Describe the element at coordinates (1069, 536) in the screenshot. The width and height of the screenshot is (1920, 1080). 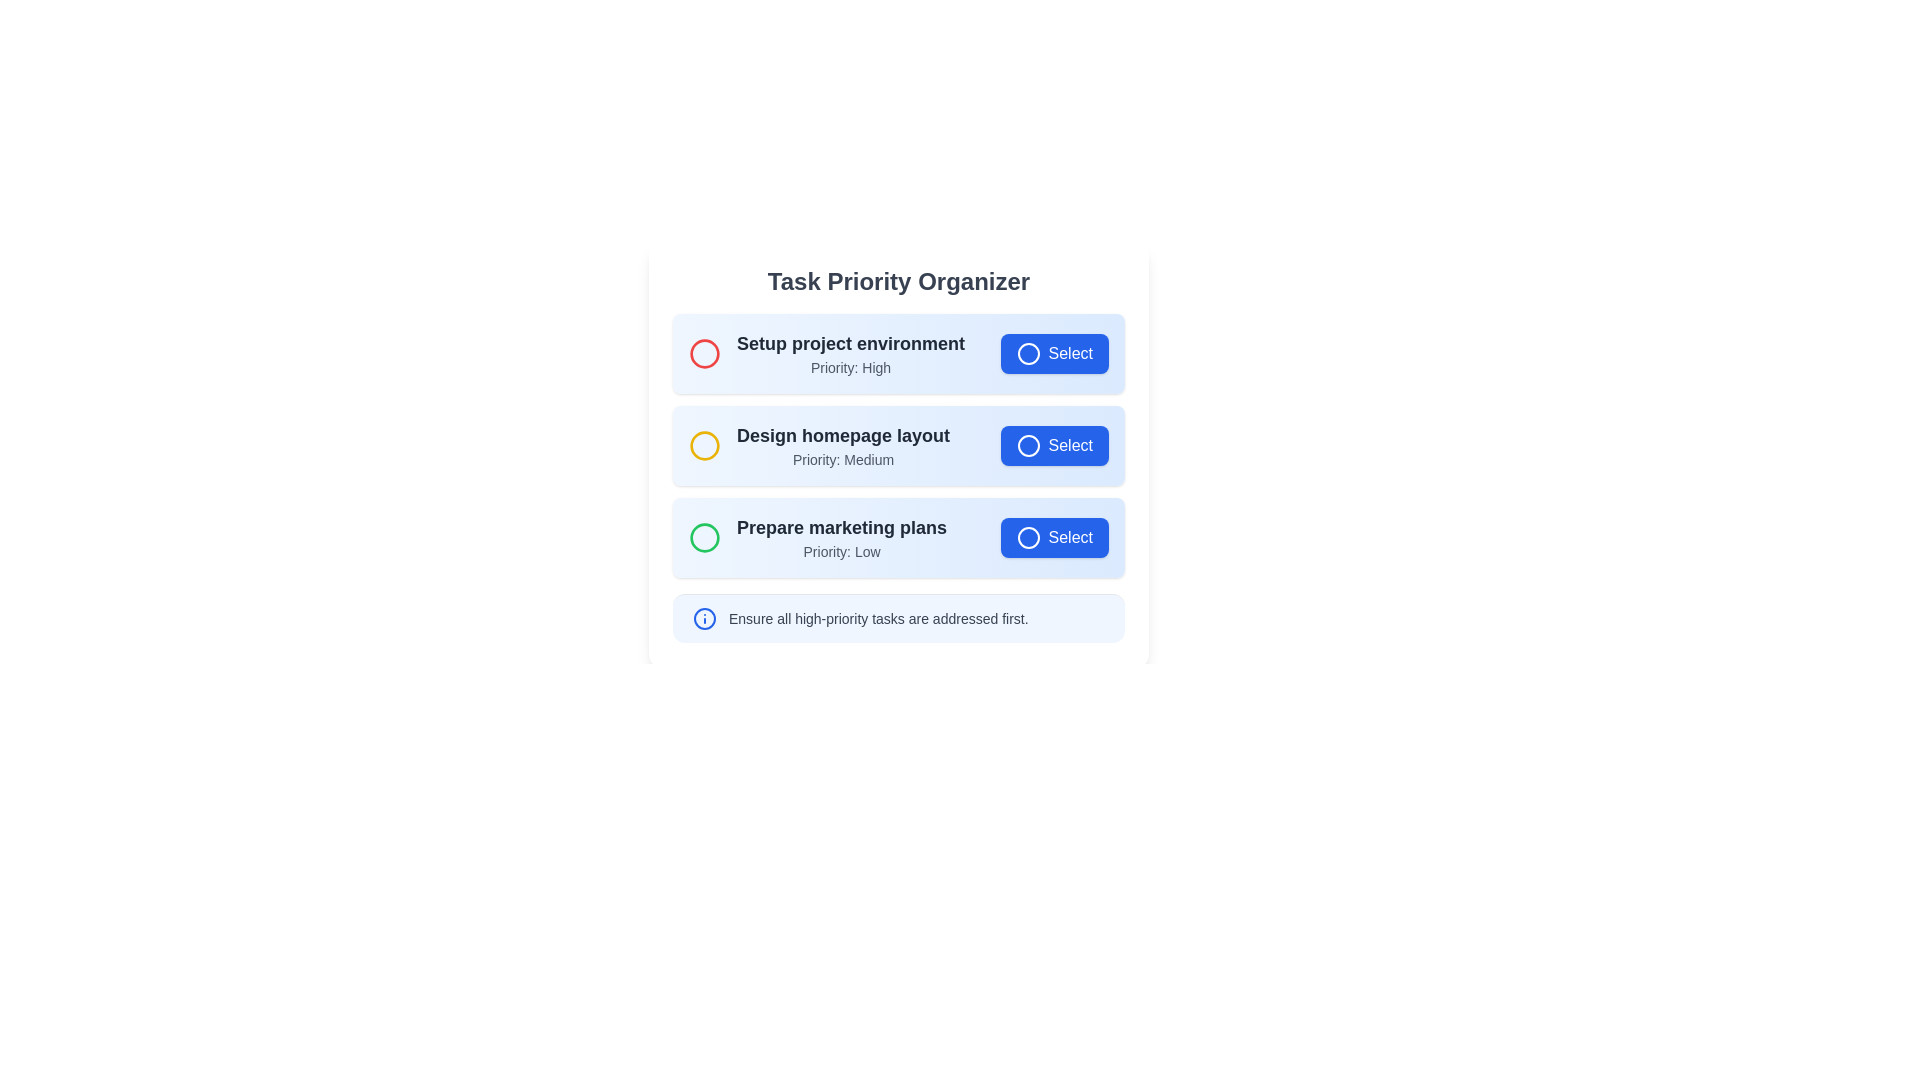
I see `the text label within the button that indicates the action for 'Prepare marketing plans: Priority: Low', positioned to the right of a circular icon` at that location.